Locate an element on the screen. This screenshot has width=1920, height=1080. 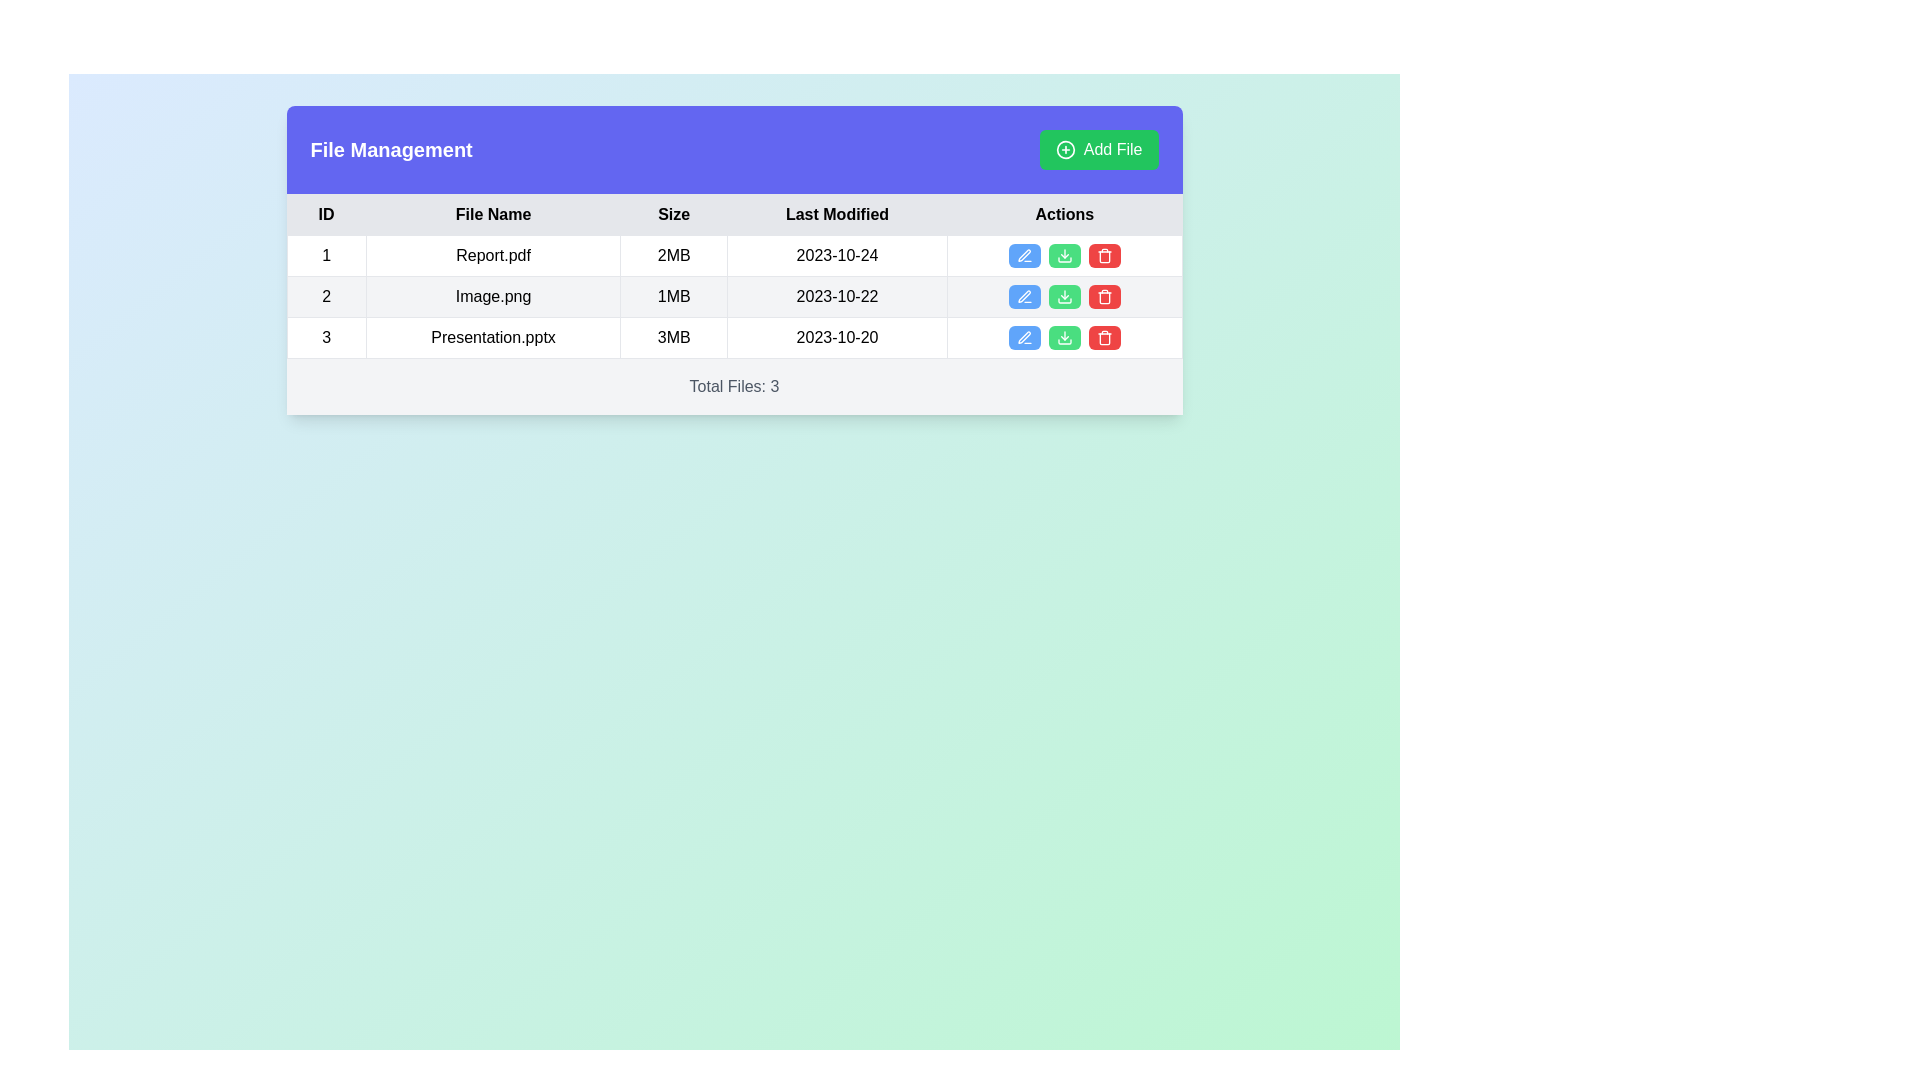
the red trash bin icon in the 'Actions' column of the third row in the file management table is located at coordinates (1103, 337).